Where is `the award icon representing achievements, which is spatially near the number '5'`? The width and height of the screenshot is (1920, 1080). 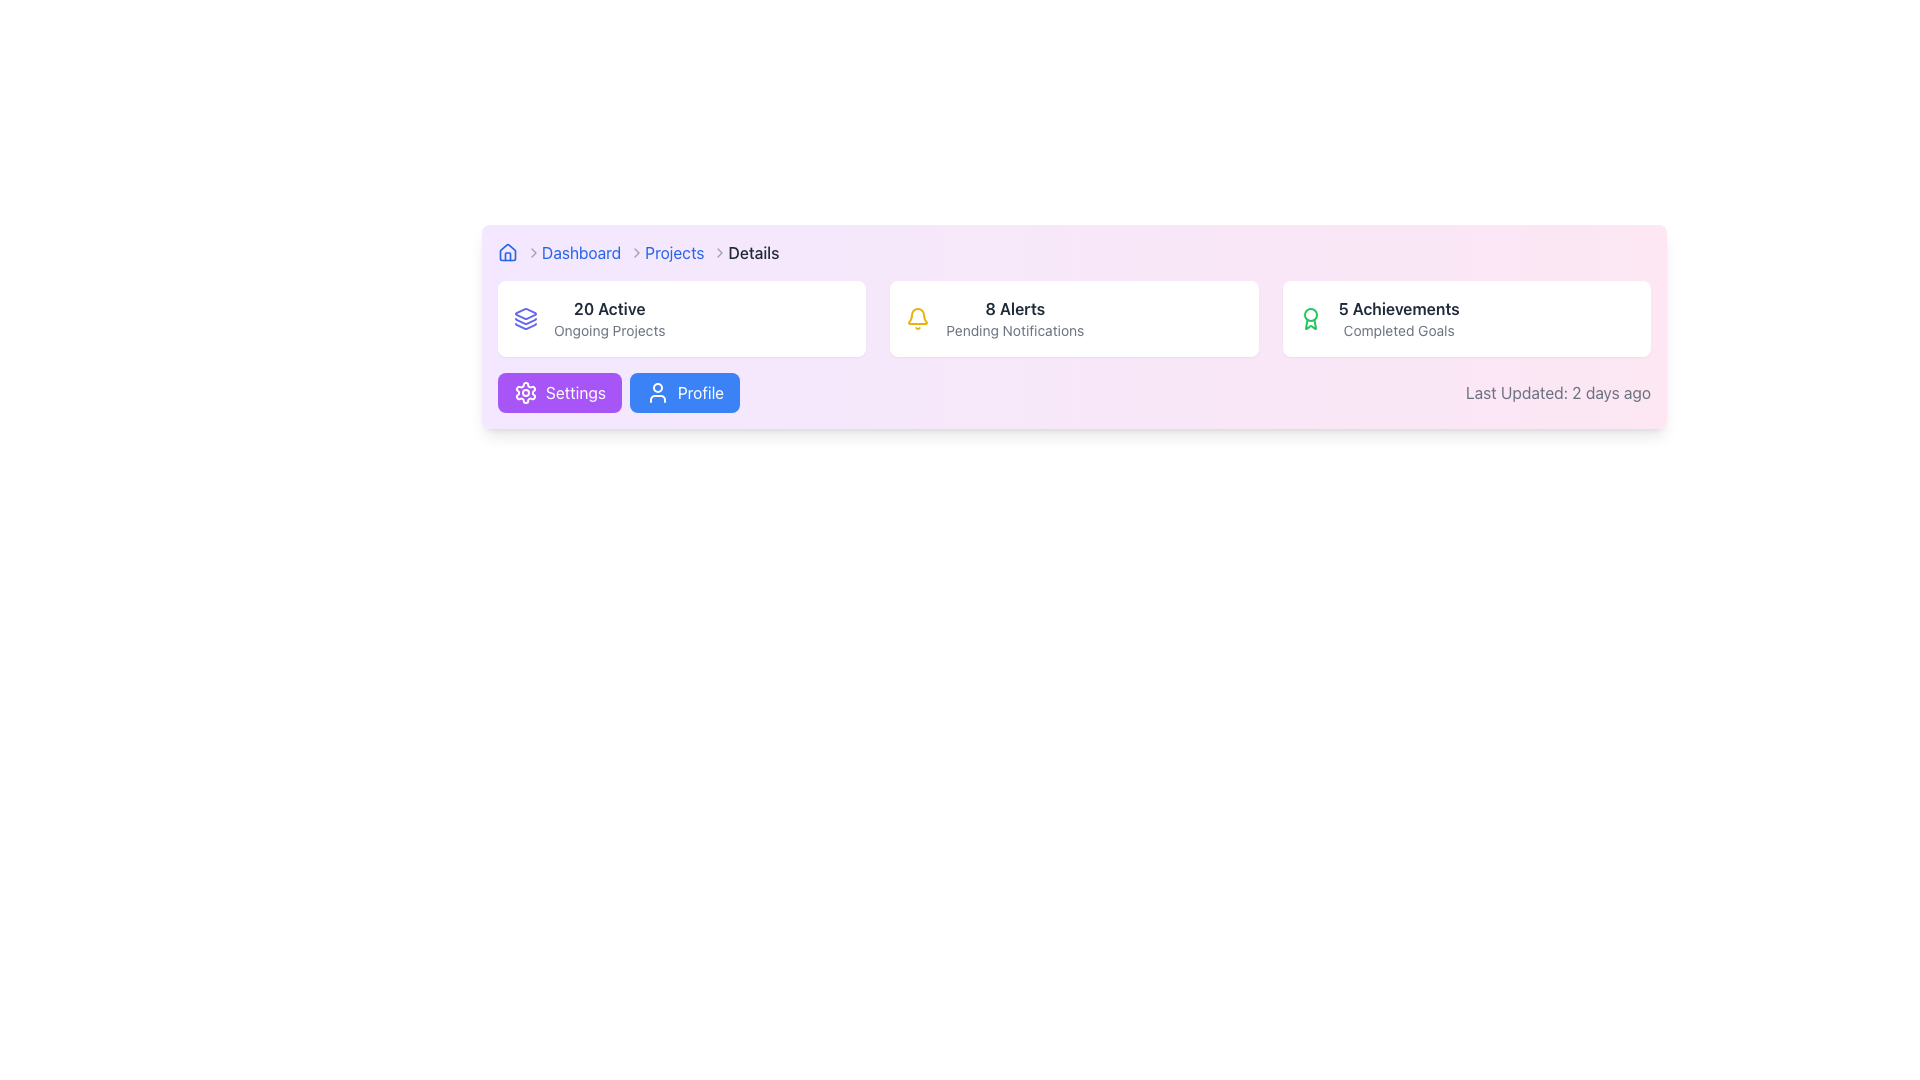 the award icon representing achievements, which is spatially near the number '5' is located at coordinates (1310, 323).